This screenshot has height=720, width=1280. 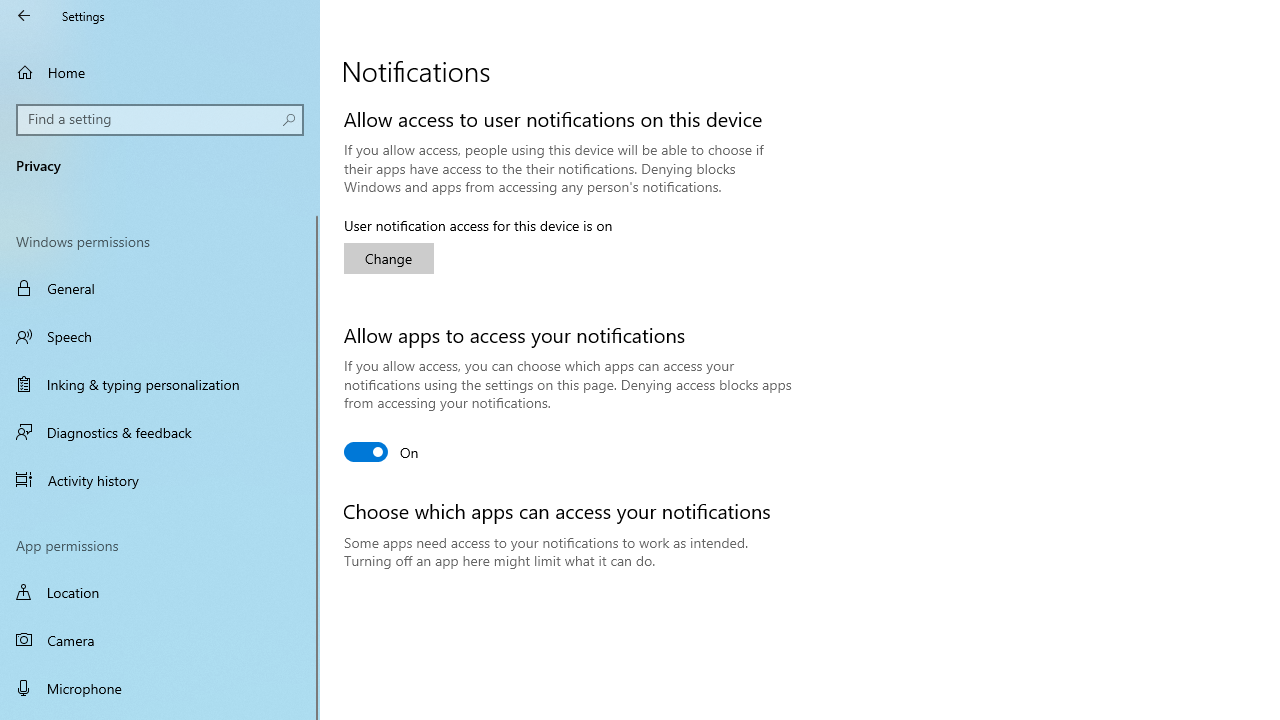 I want to click on 'Inking & typing personalization', so click(x=160, y=384).